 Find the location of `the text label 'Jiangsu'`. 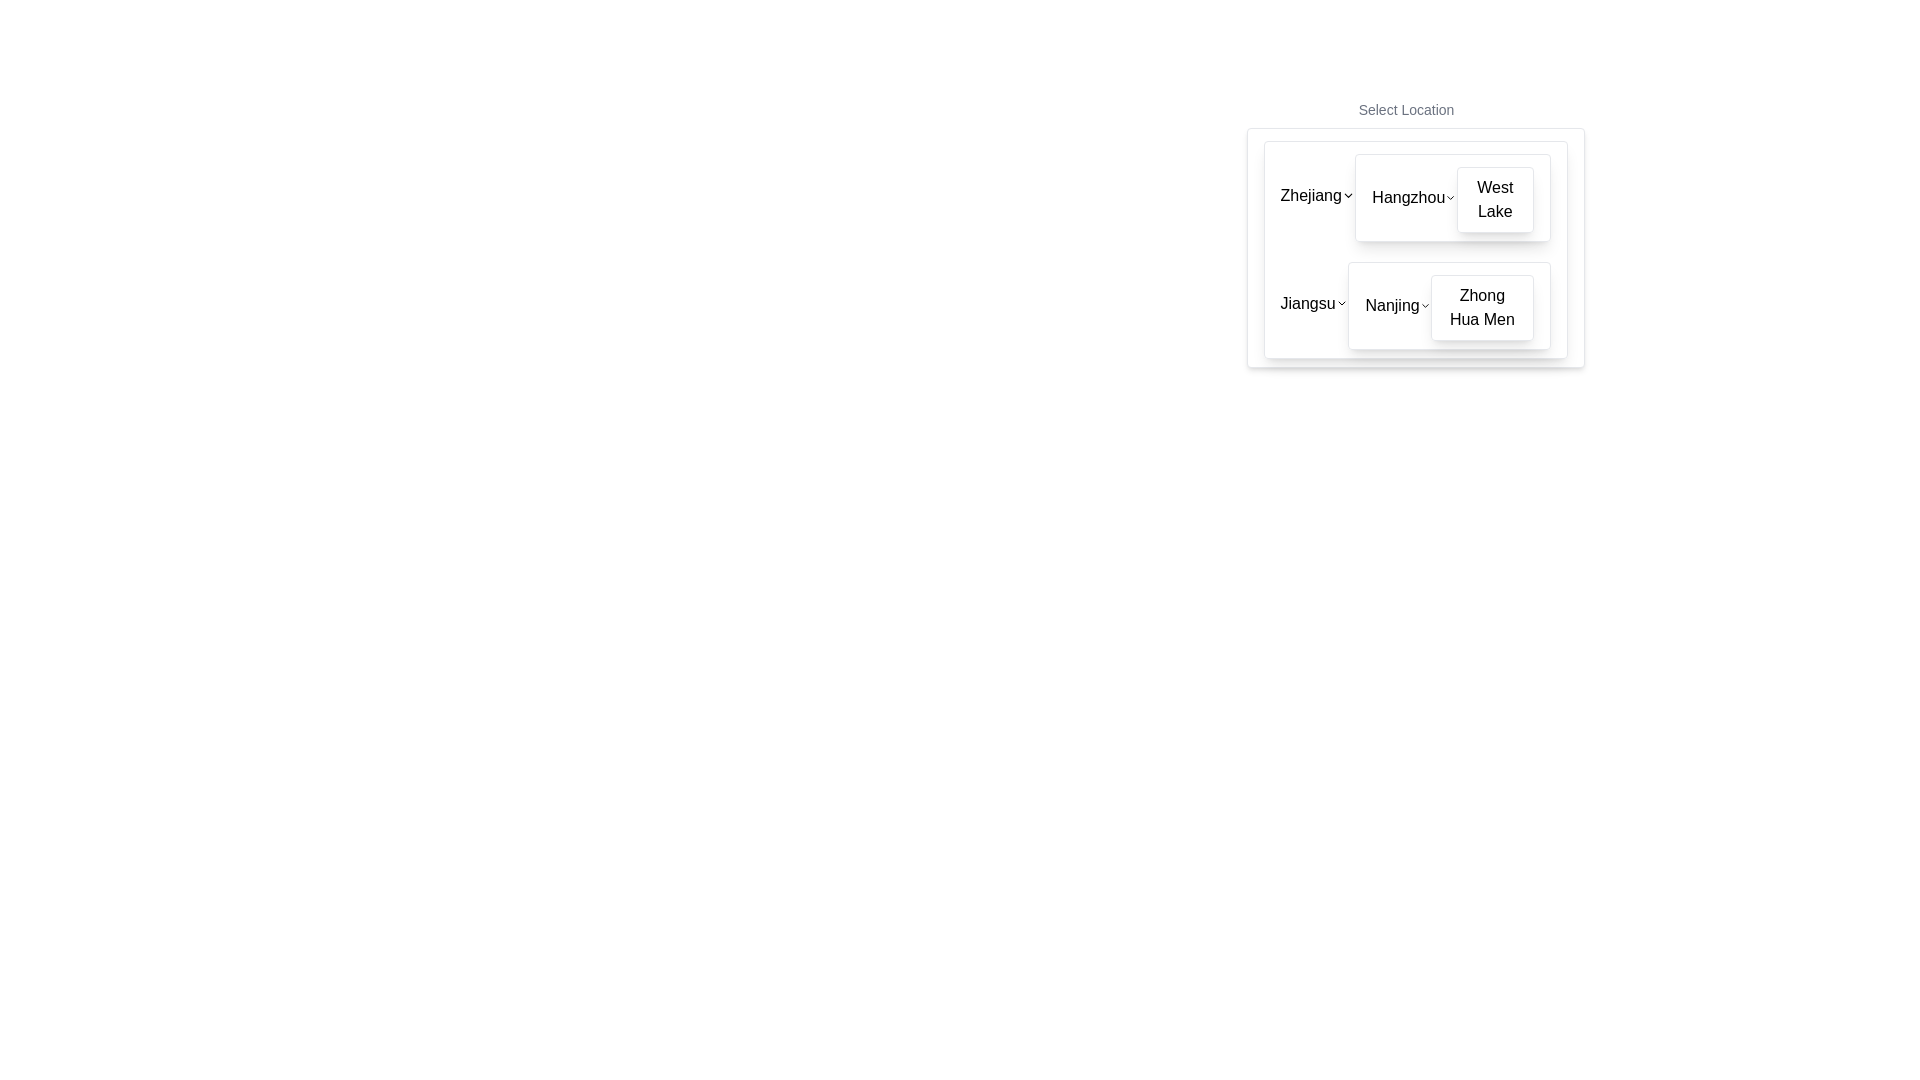

the text label 'Jiangsu' is located at coordinates (1308, 304).